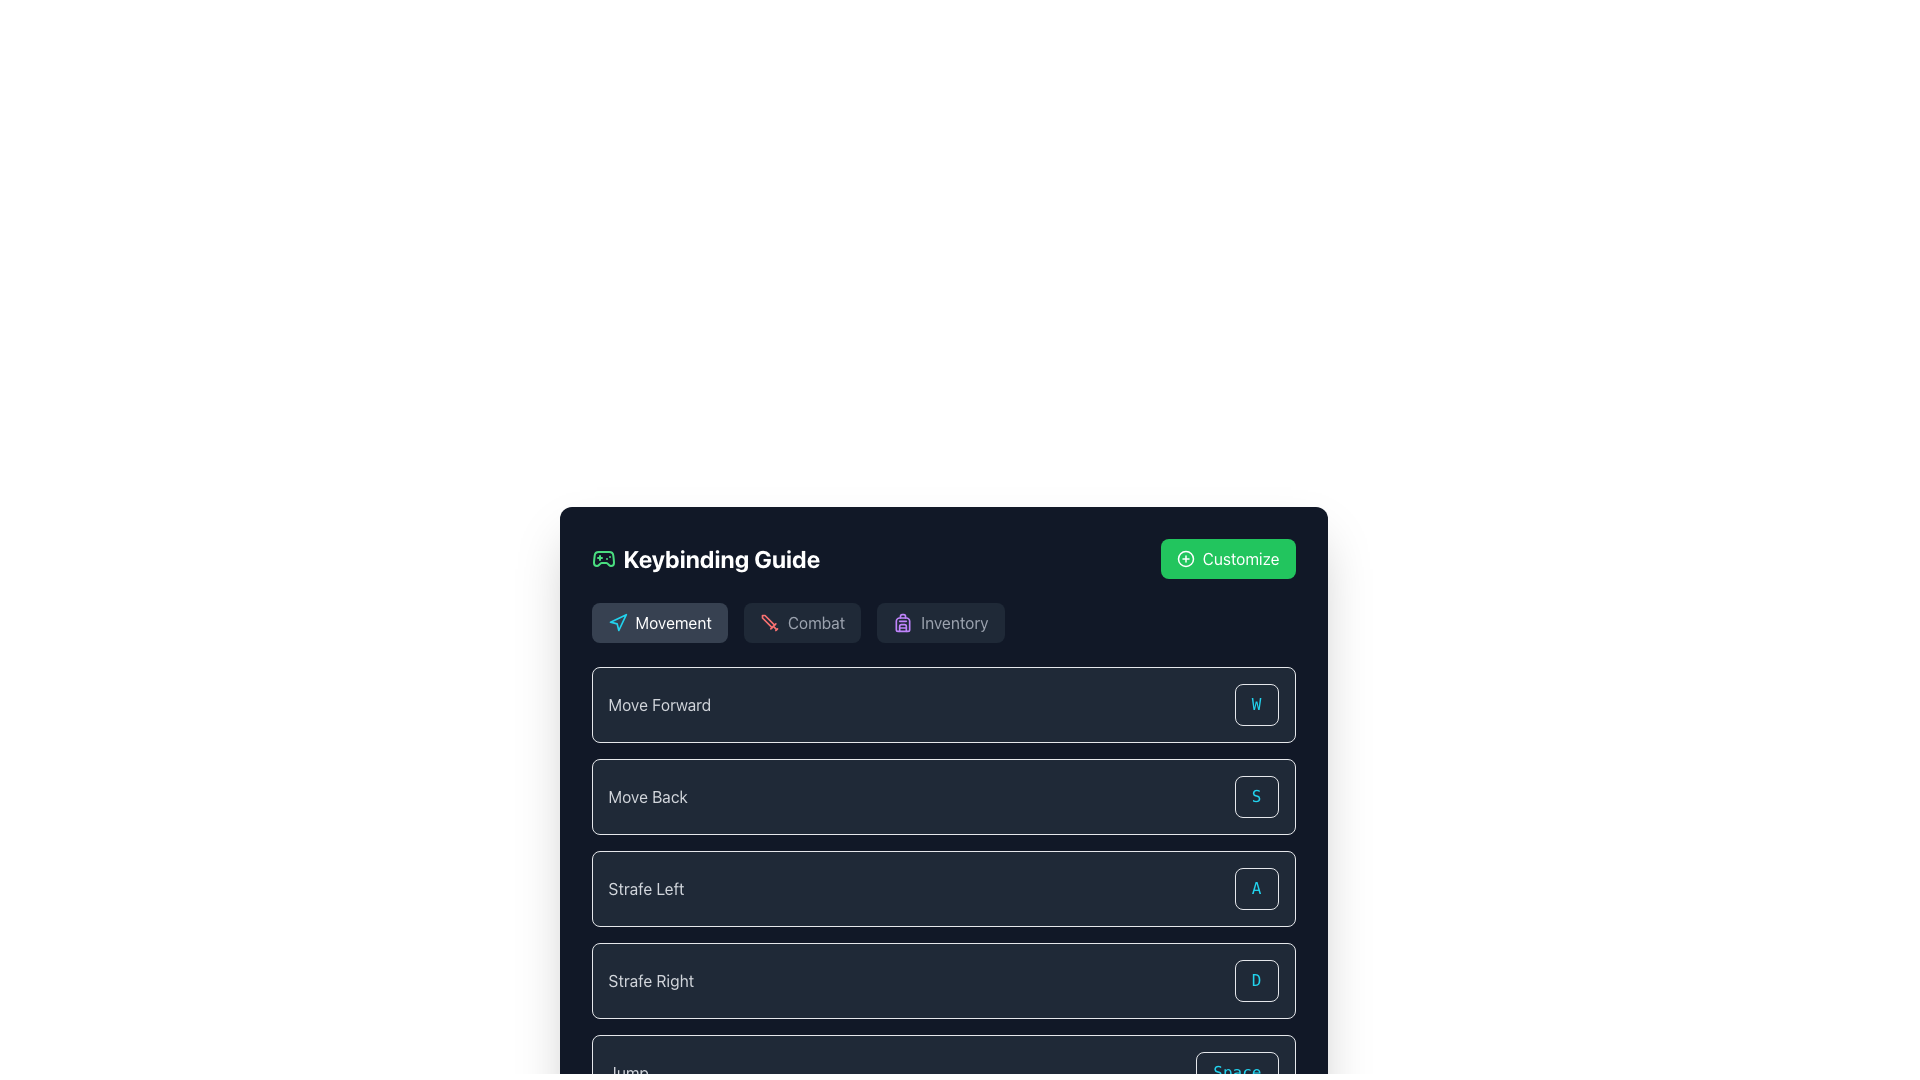 The height and width of the screenshot is (1080, 1920). What do you see at coordinates (646, 887) in the screenshot?
I see `the text label that describes the action associated with the 'A' control button, located in the third row of the vertical list under the 'Movement' tab` at bounding box center [646, 887].